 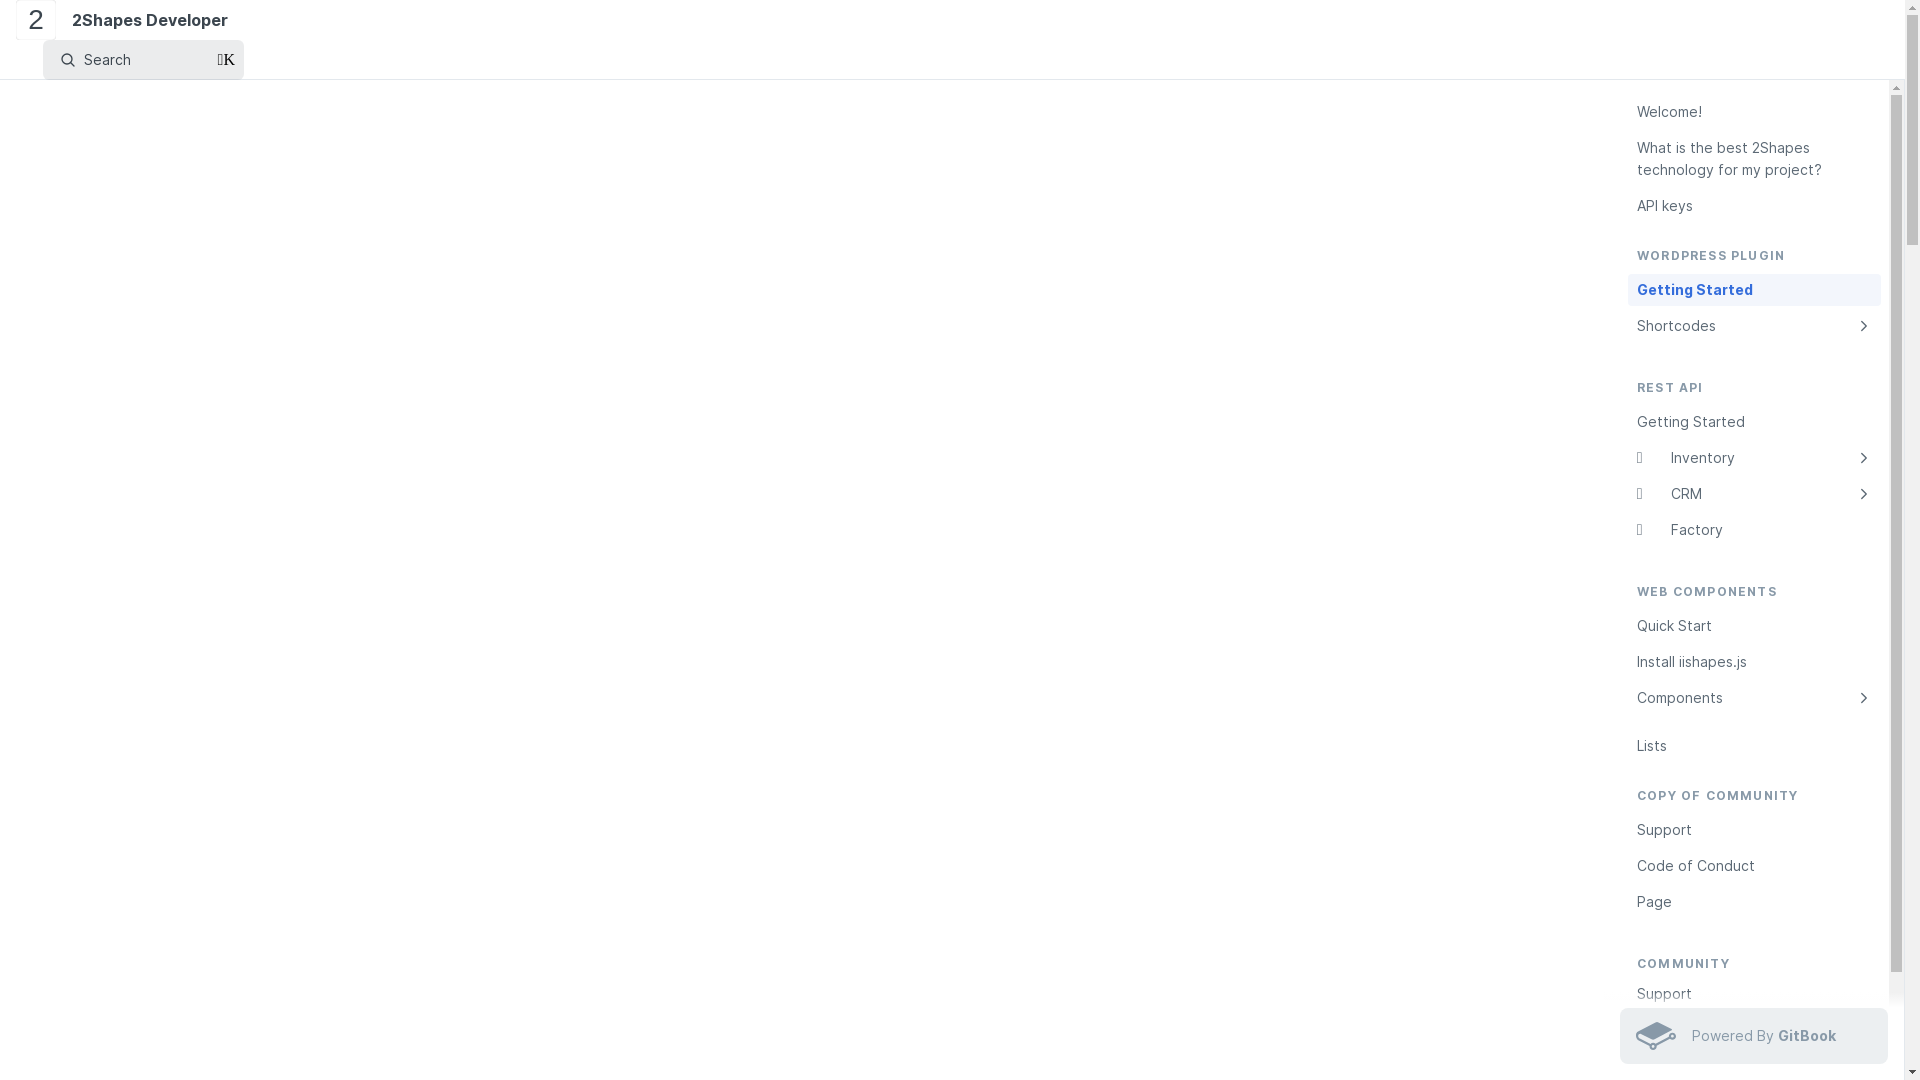 I want to click on 'Shortcodes', so click(x=1753, y=325).